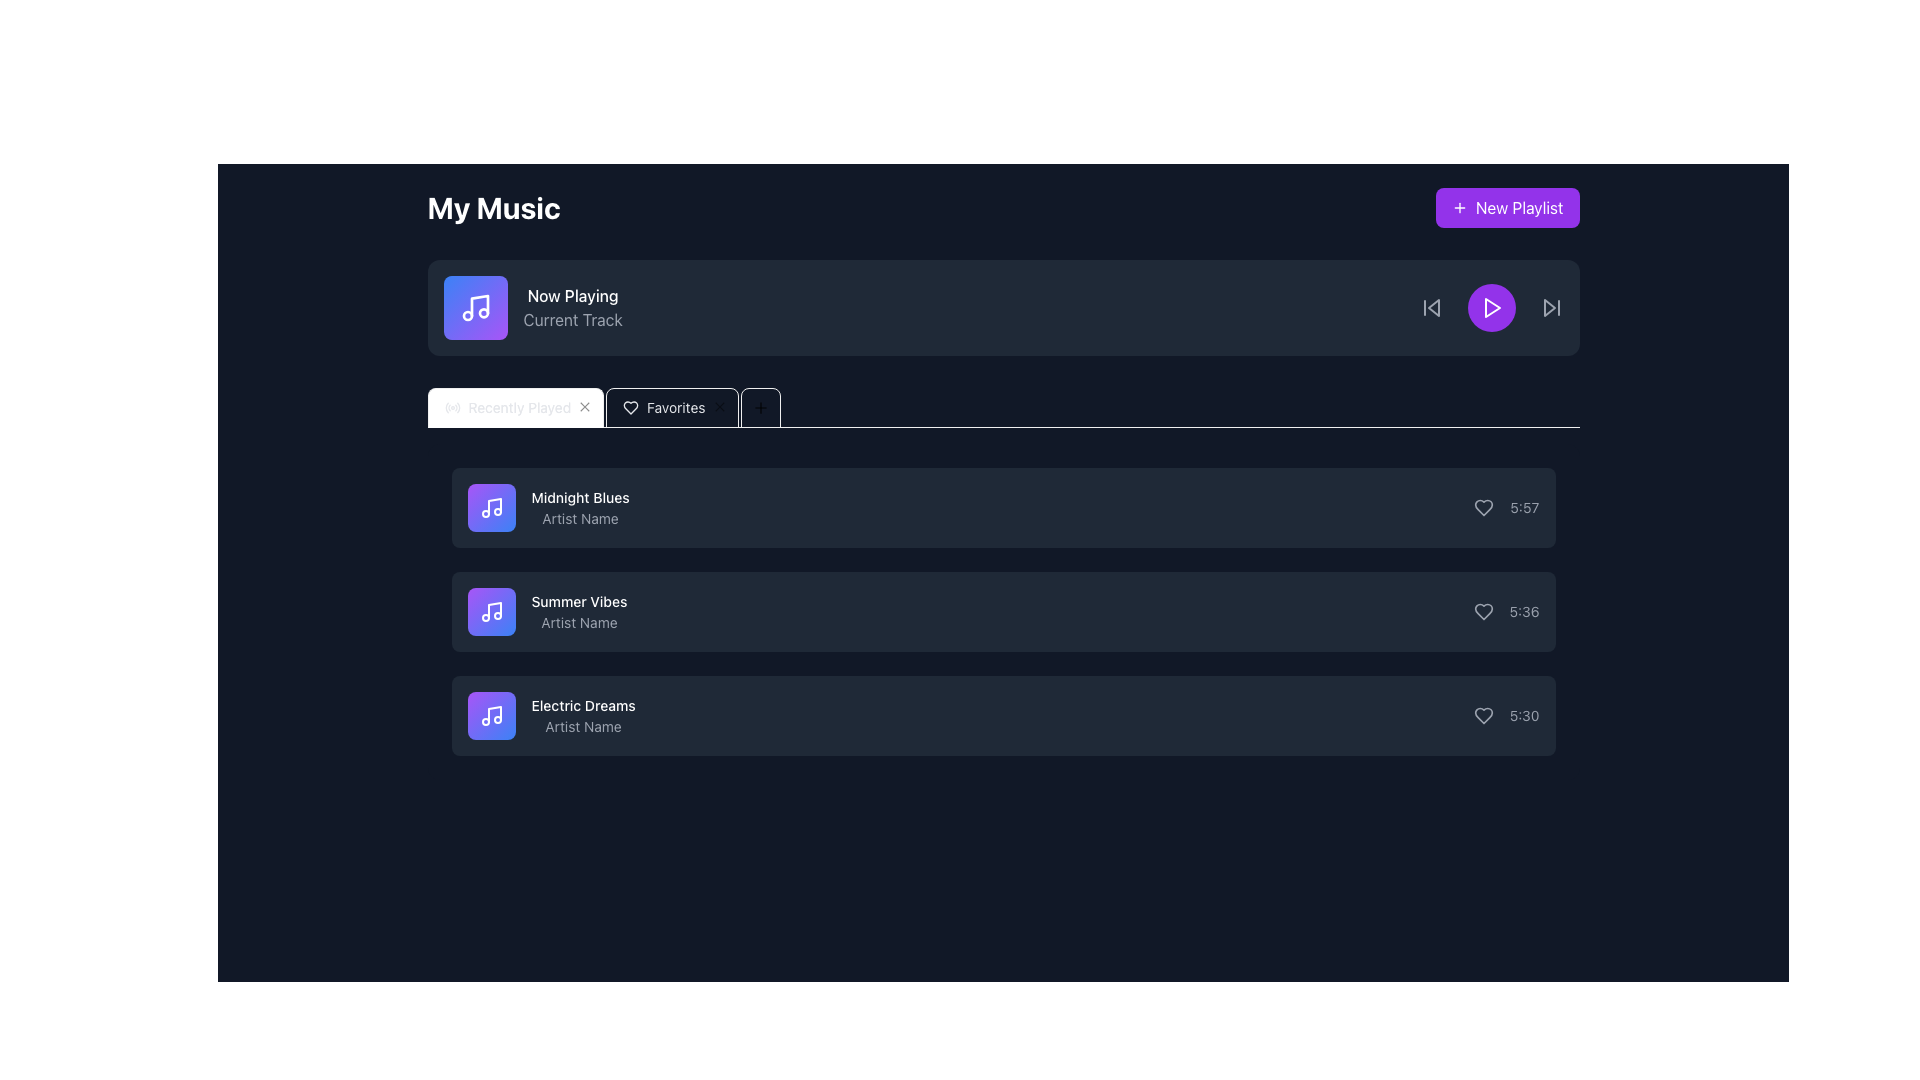 This screenshot has width=1920, height=1080. What do you see at coordinates (1432, 308) in the screenshot?
I see `the backward navigation arrow icon in the music playback control bar` at bounding box center [1432, 308].